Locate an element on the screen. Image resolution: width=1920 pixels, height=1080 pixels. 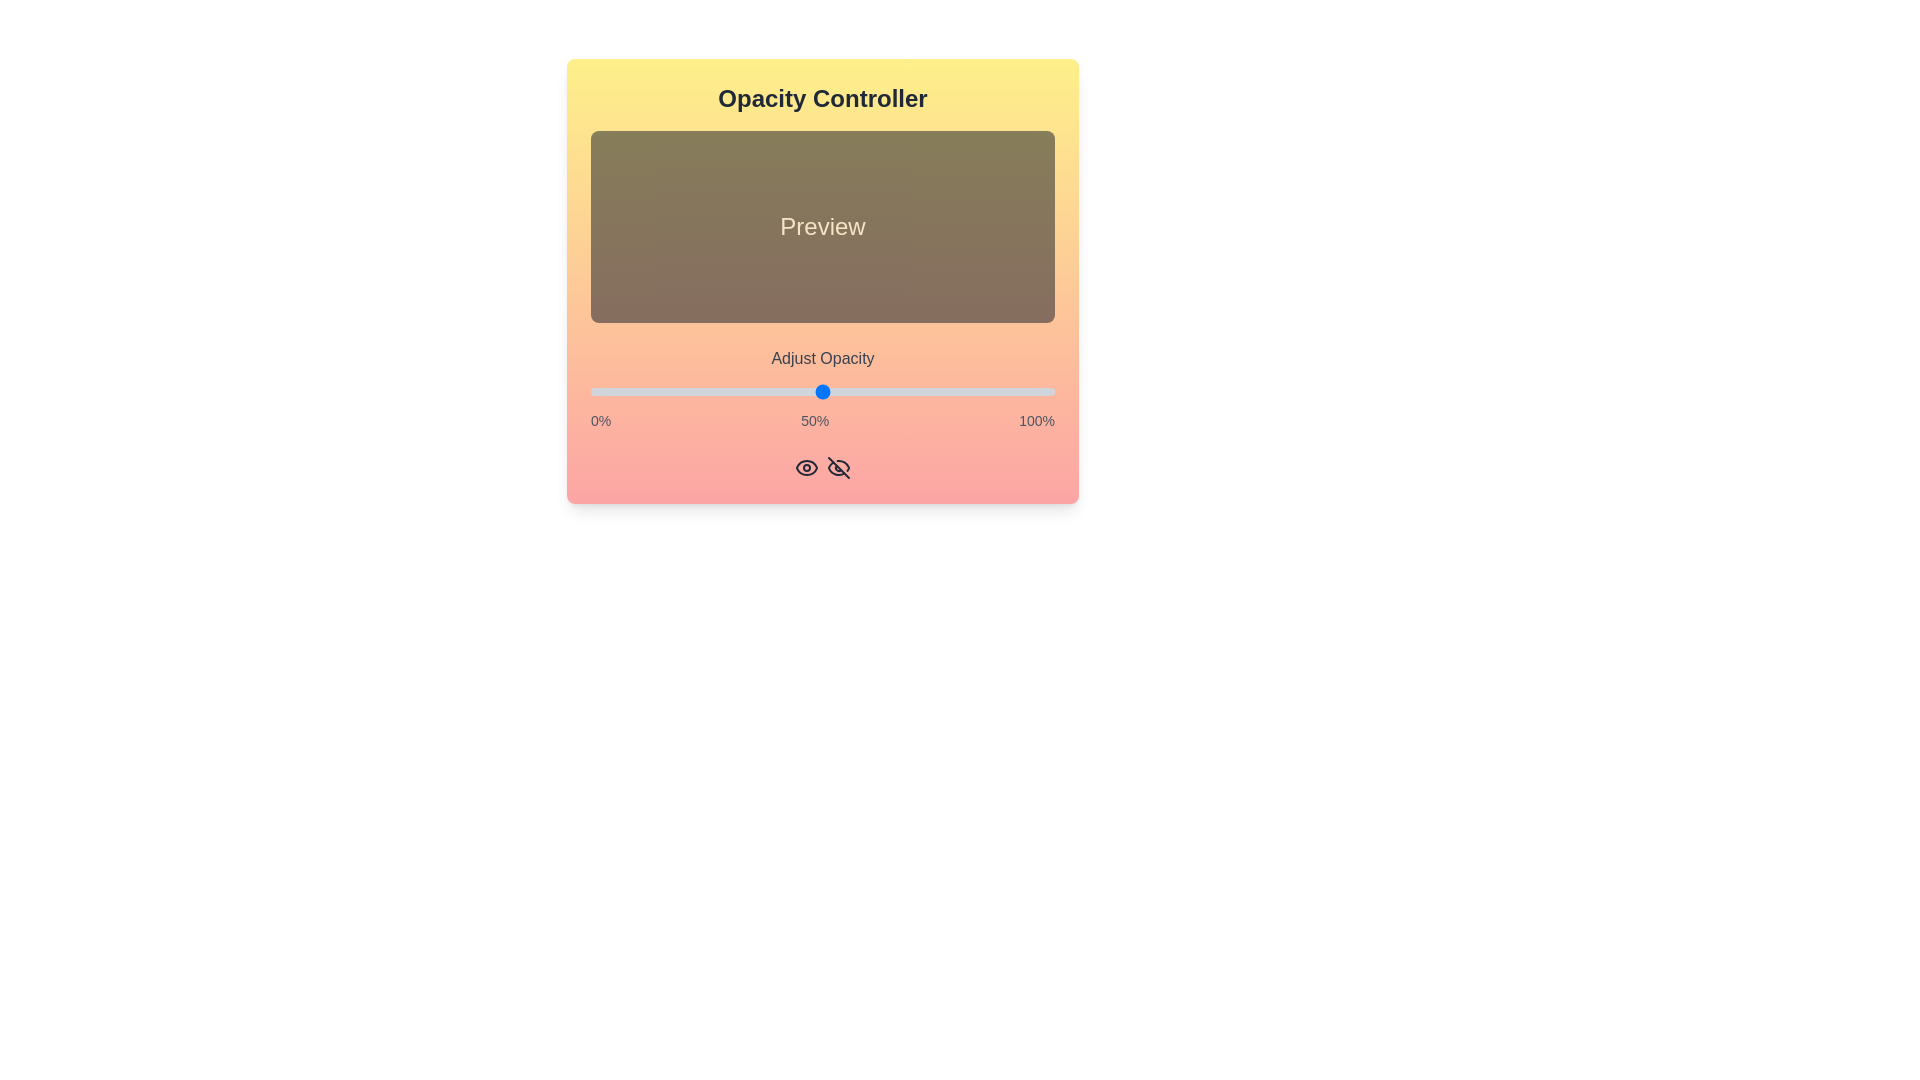
the opacity slider to 62% is located at coordinates (878, 392).